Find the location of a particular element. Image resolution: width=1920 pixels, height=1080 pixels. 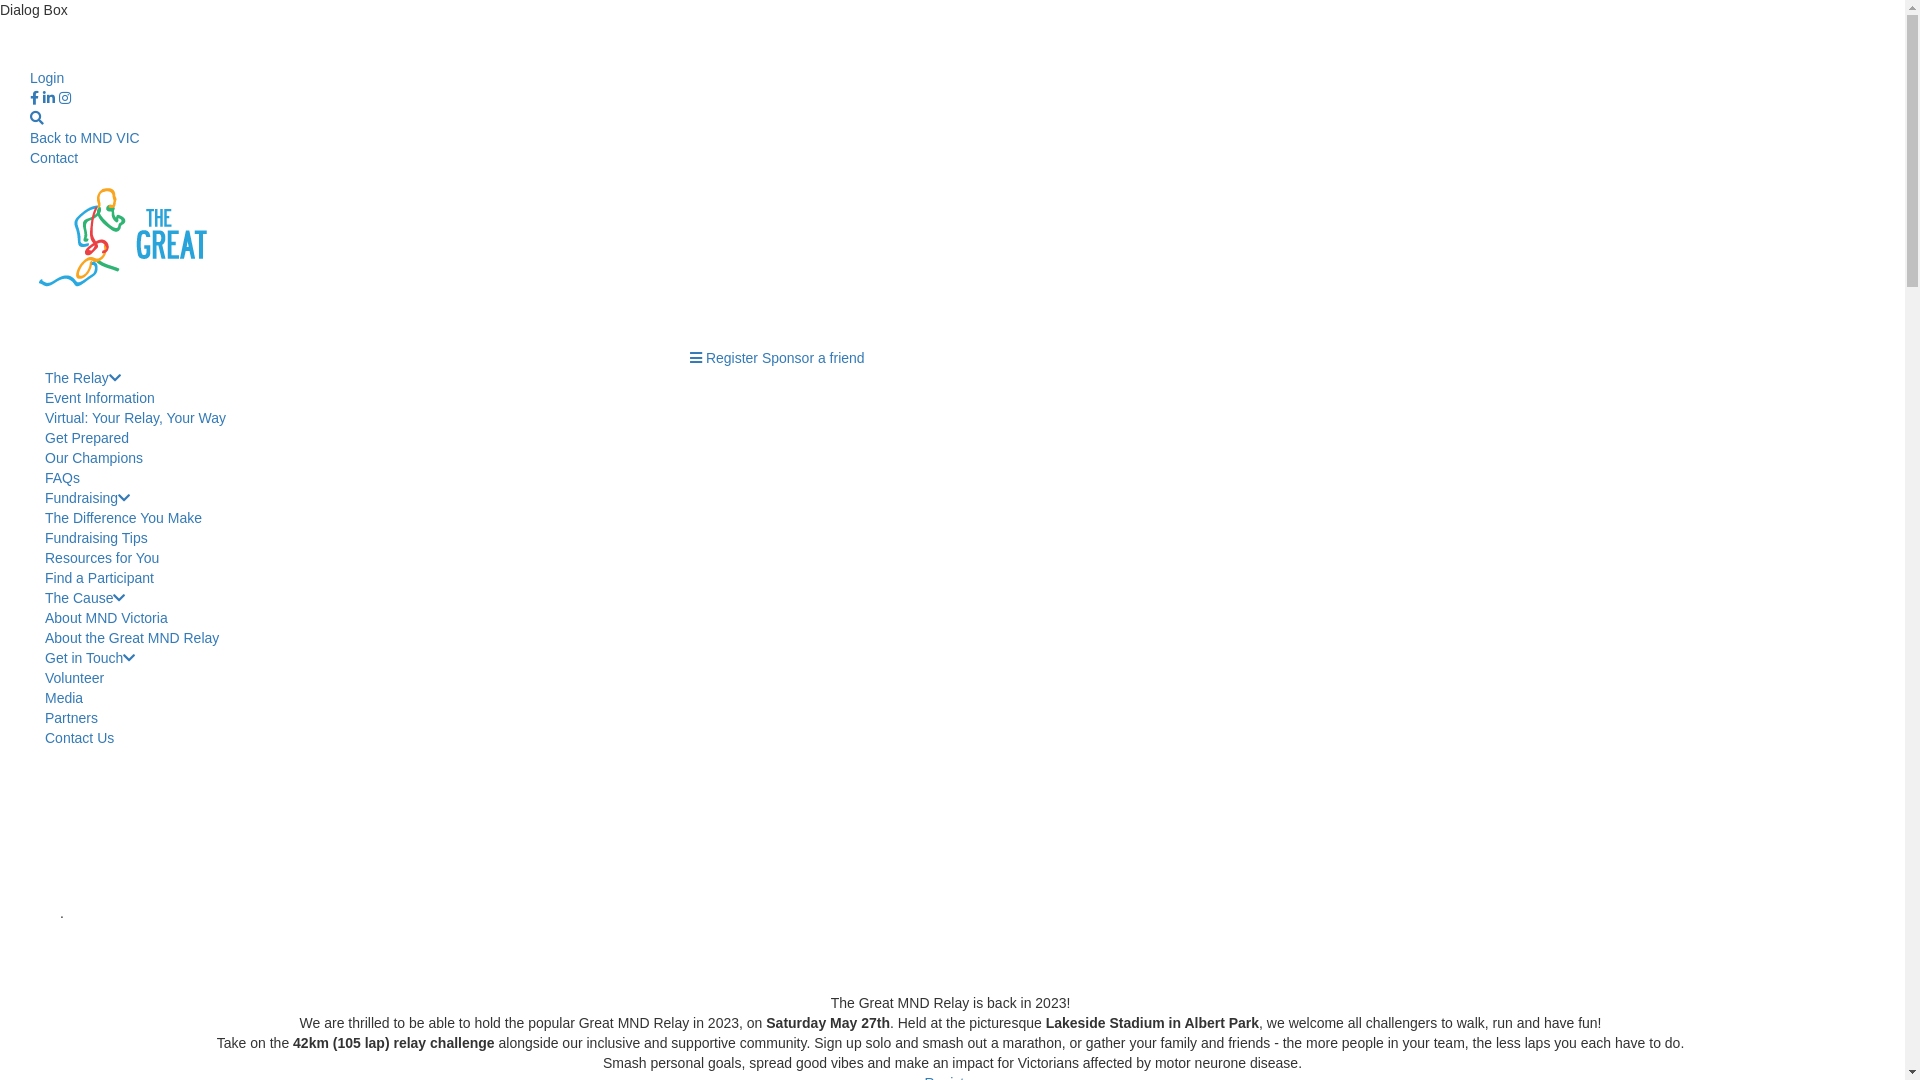

'The Difference You Make' is located at coordinates (122, 516).